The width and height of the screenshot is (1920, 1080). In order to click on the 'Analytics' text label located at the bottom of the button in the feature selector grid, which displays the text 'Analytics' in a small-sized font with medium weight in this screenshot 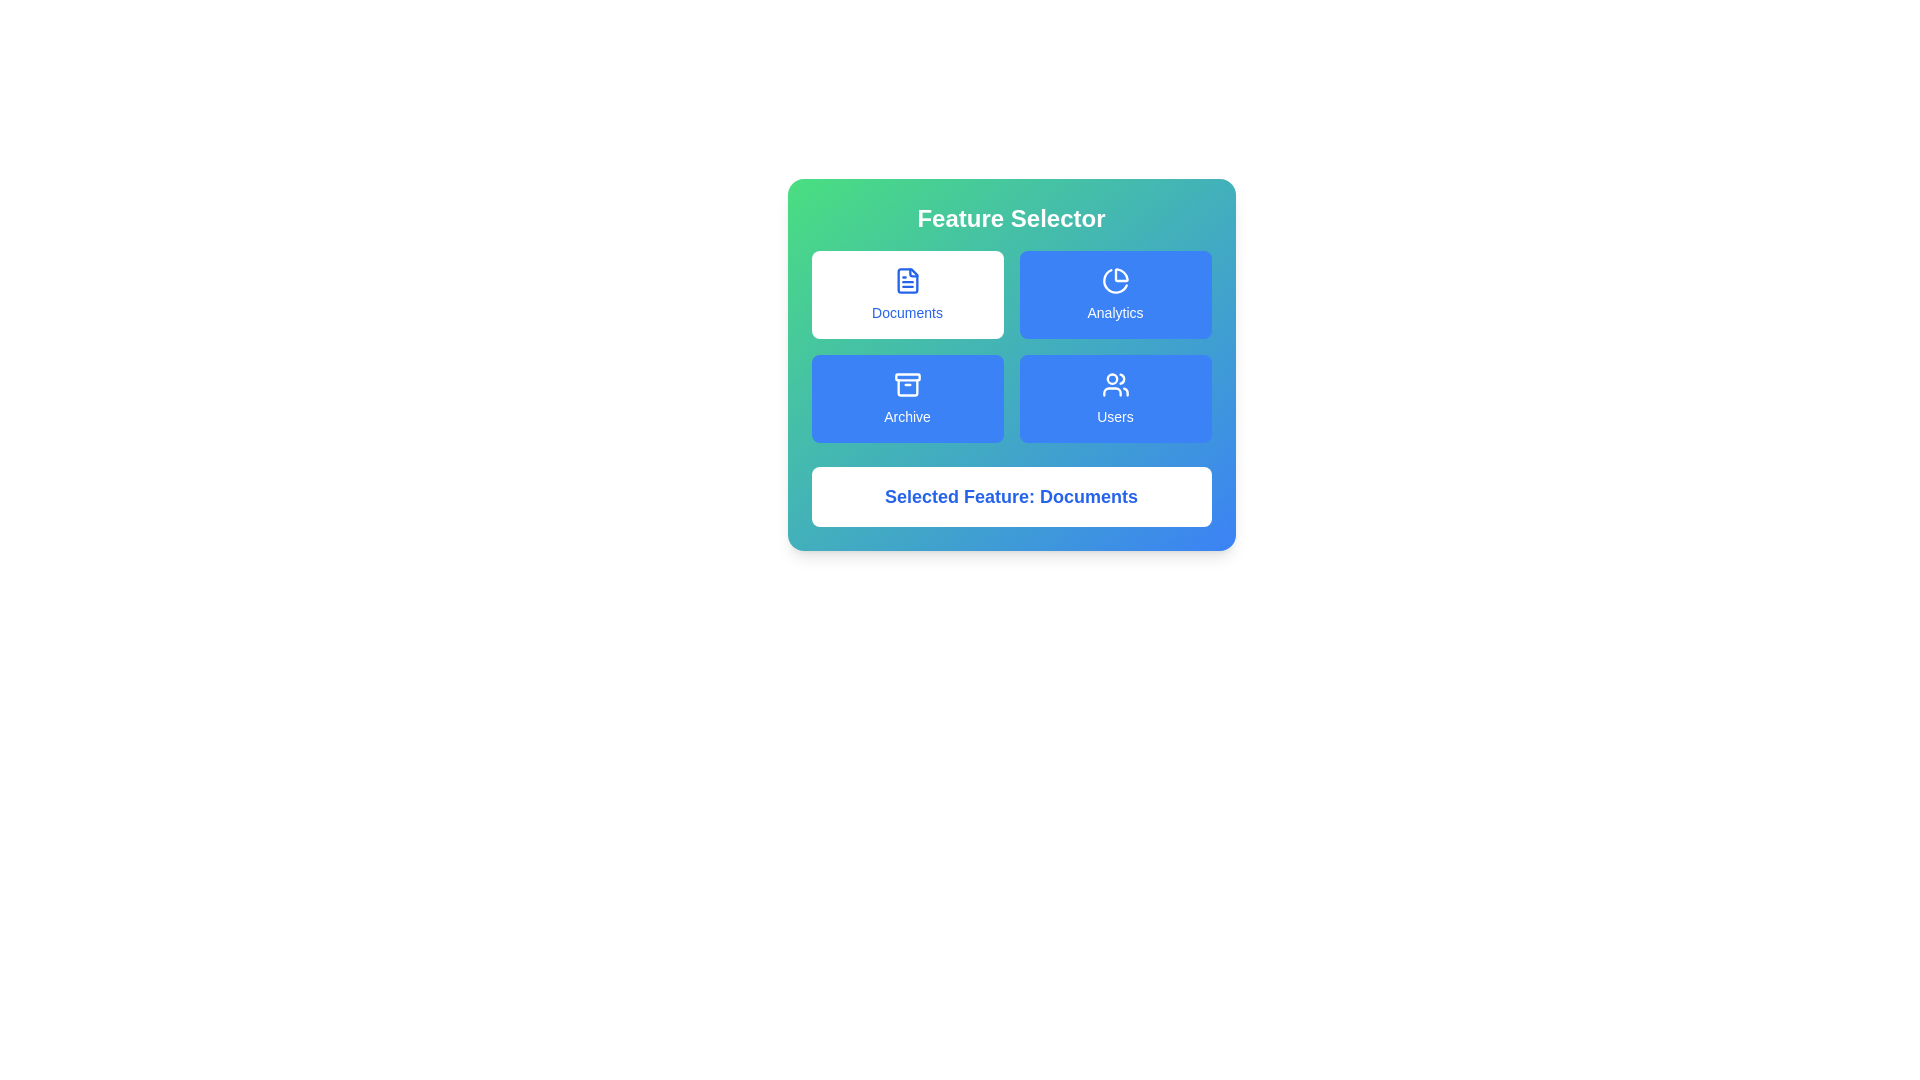, I will do `click(1114, 312)`.